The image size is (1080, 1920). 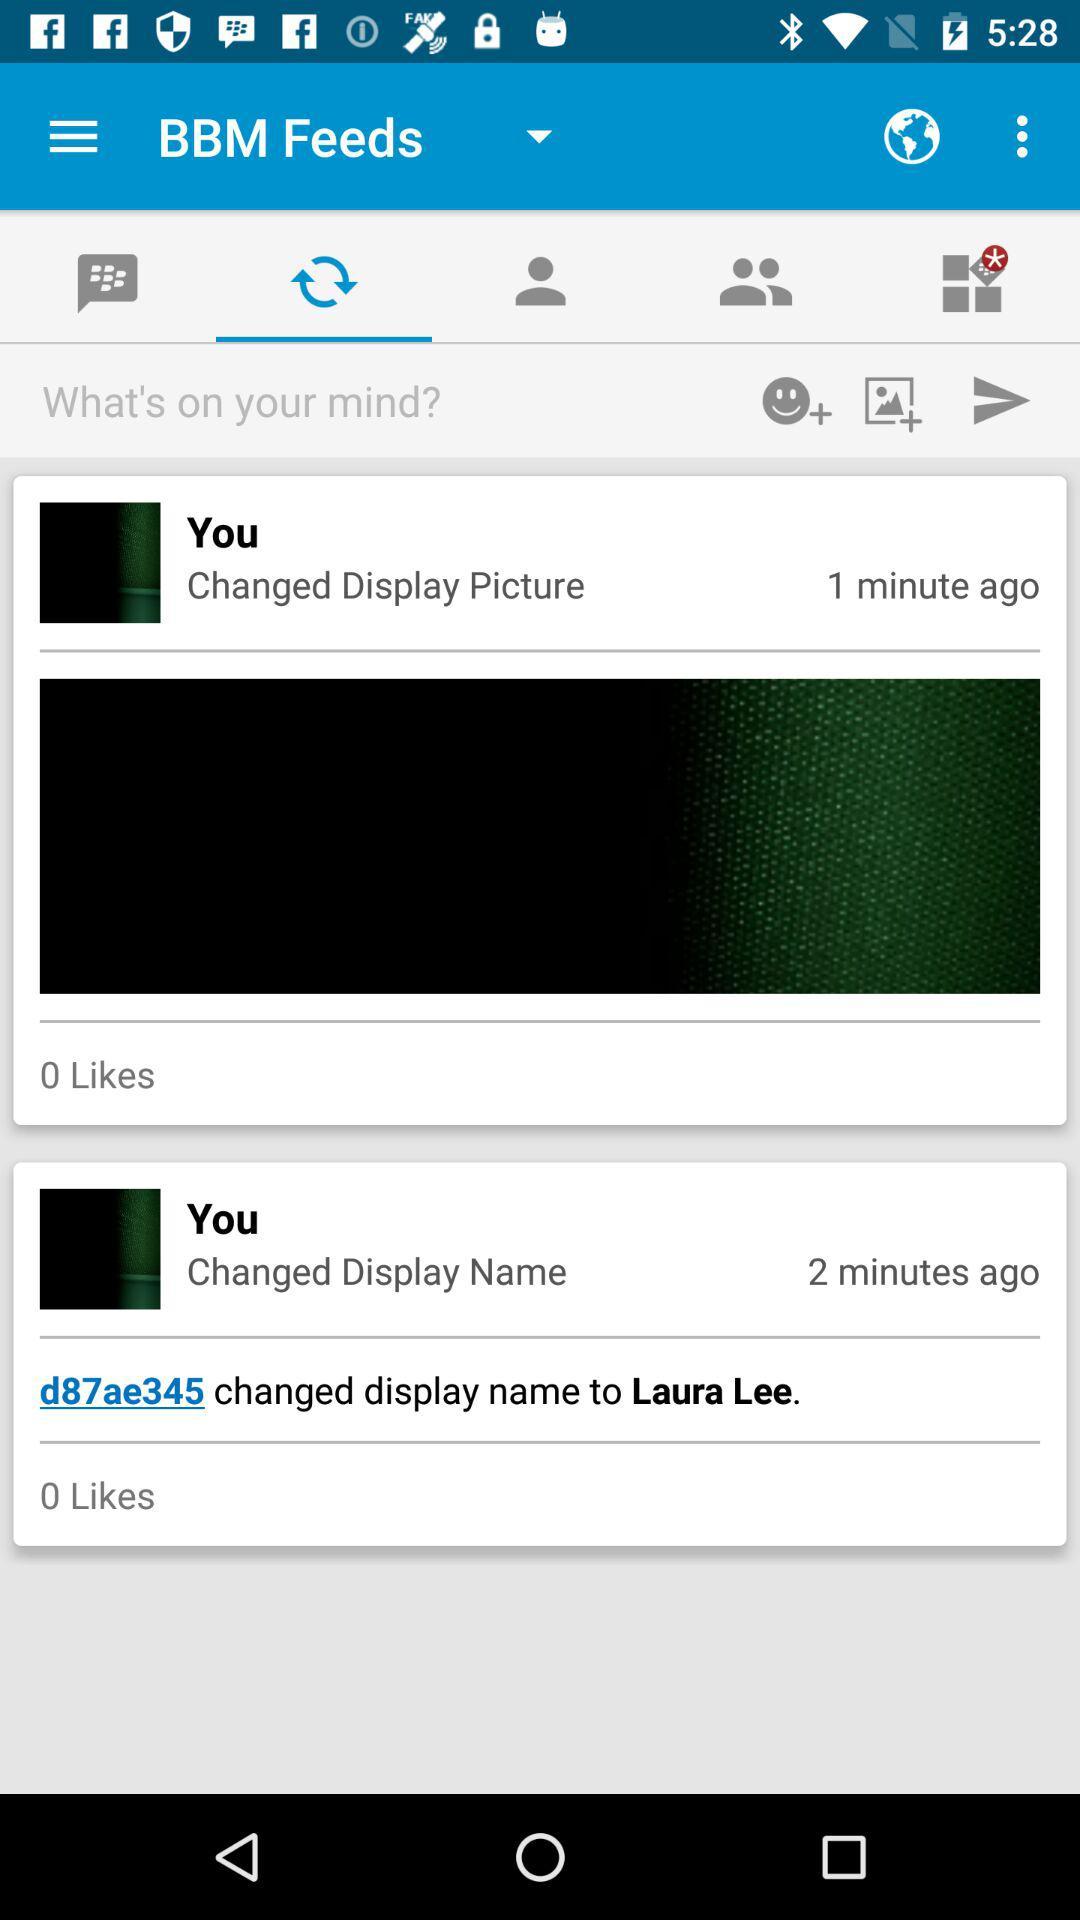 What do you see at coordinates (108, 280) in the screenshot?
I see `the bookmark icon` at bounding box center [108, 280].